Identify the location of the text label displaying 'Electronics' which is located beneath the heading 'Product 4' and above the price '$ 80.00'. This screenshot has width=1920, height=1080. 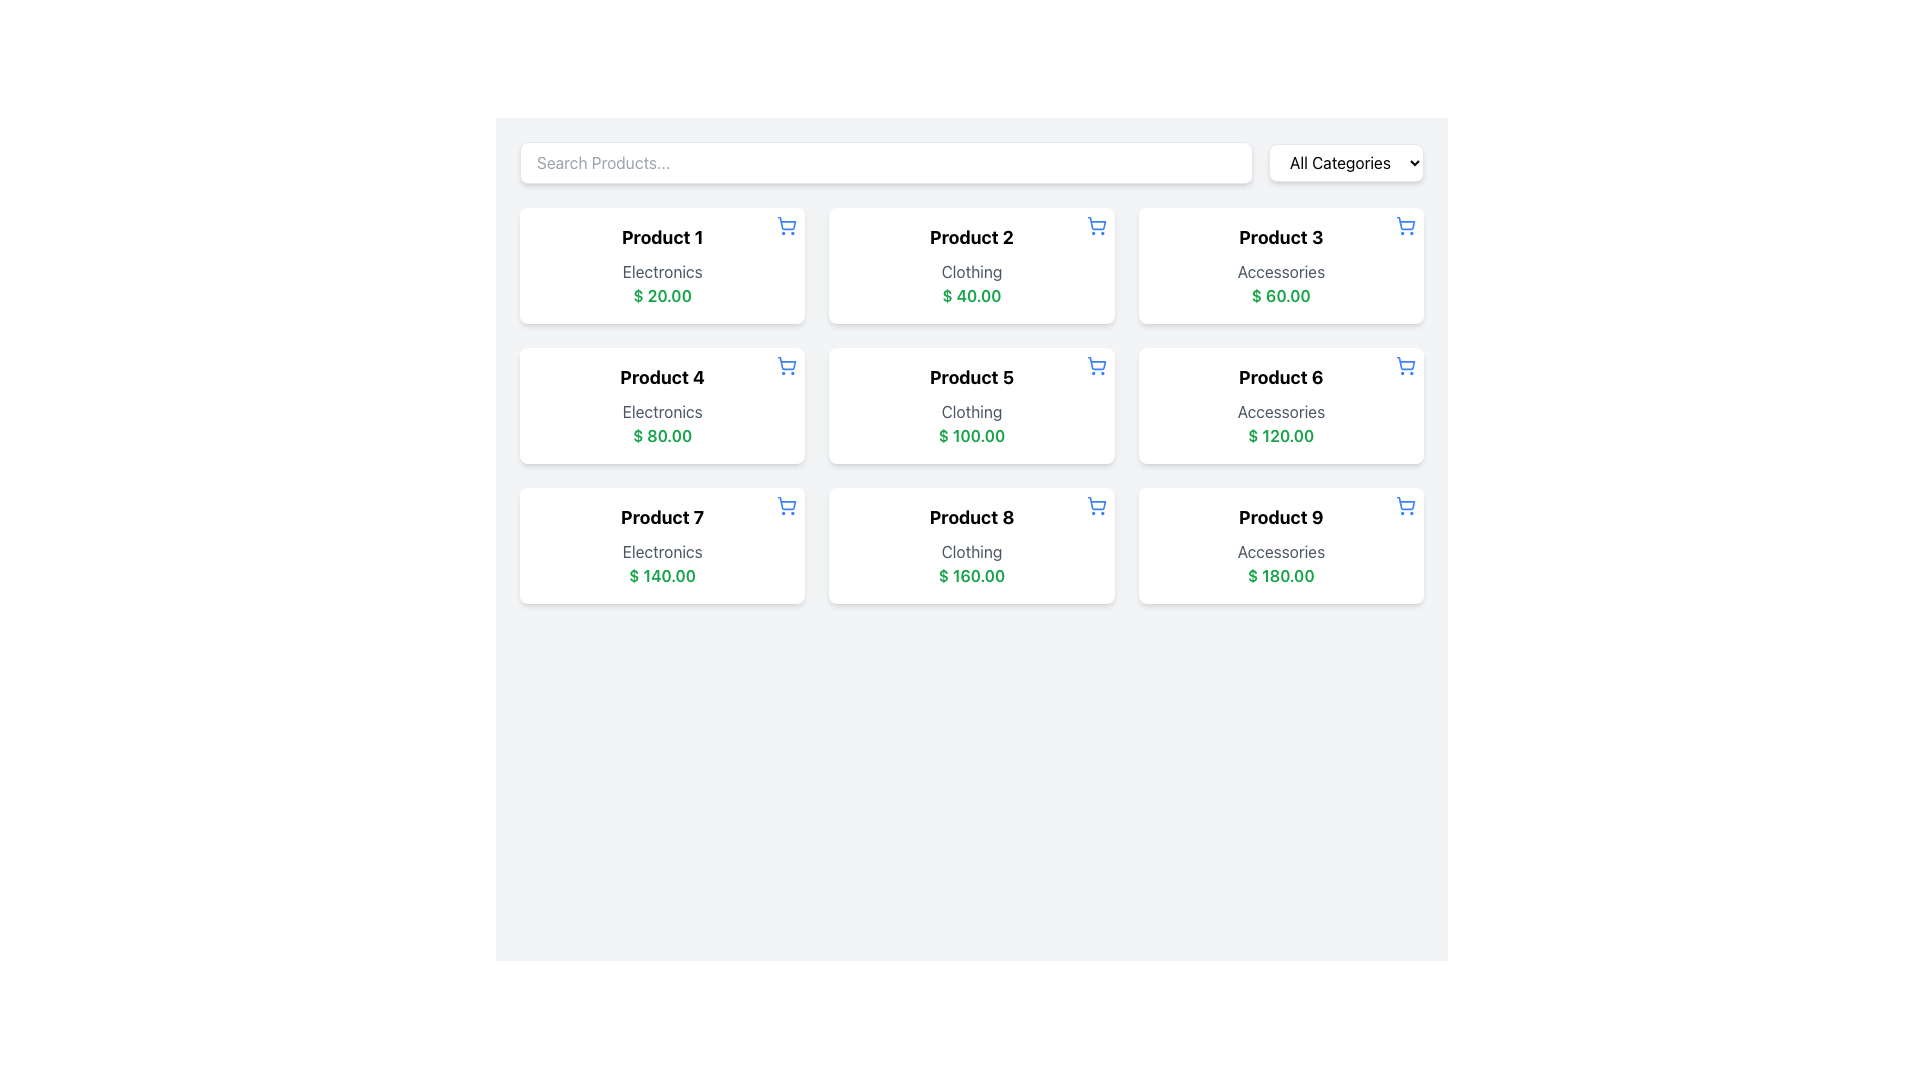
(662, 411).